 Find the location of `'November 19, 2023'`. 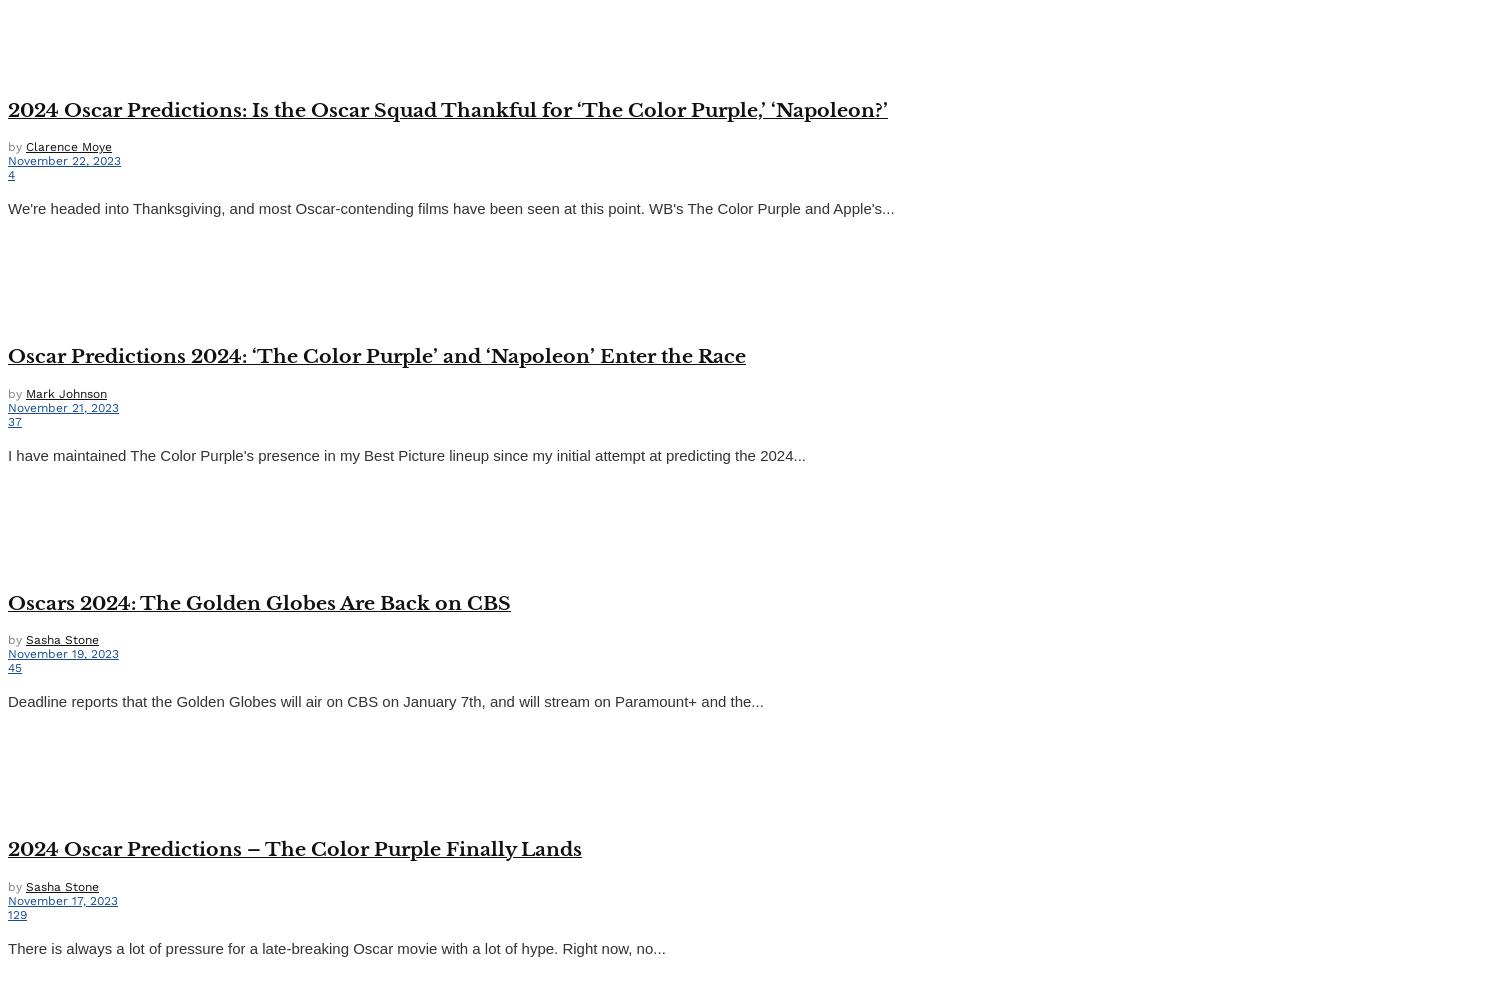

'November 19, 2023' is located at coordinates (7, 654).